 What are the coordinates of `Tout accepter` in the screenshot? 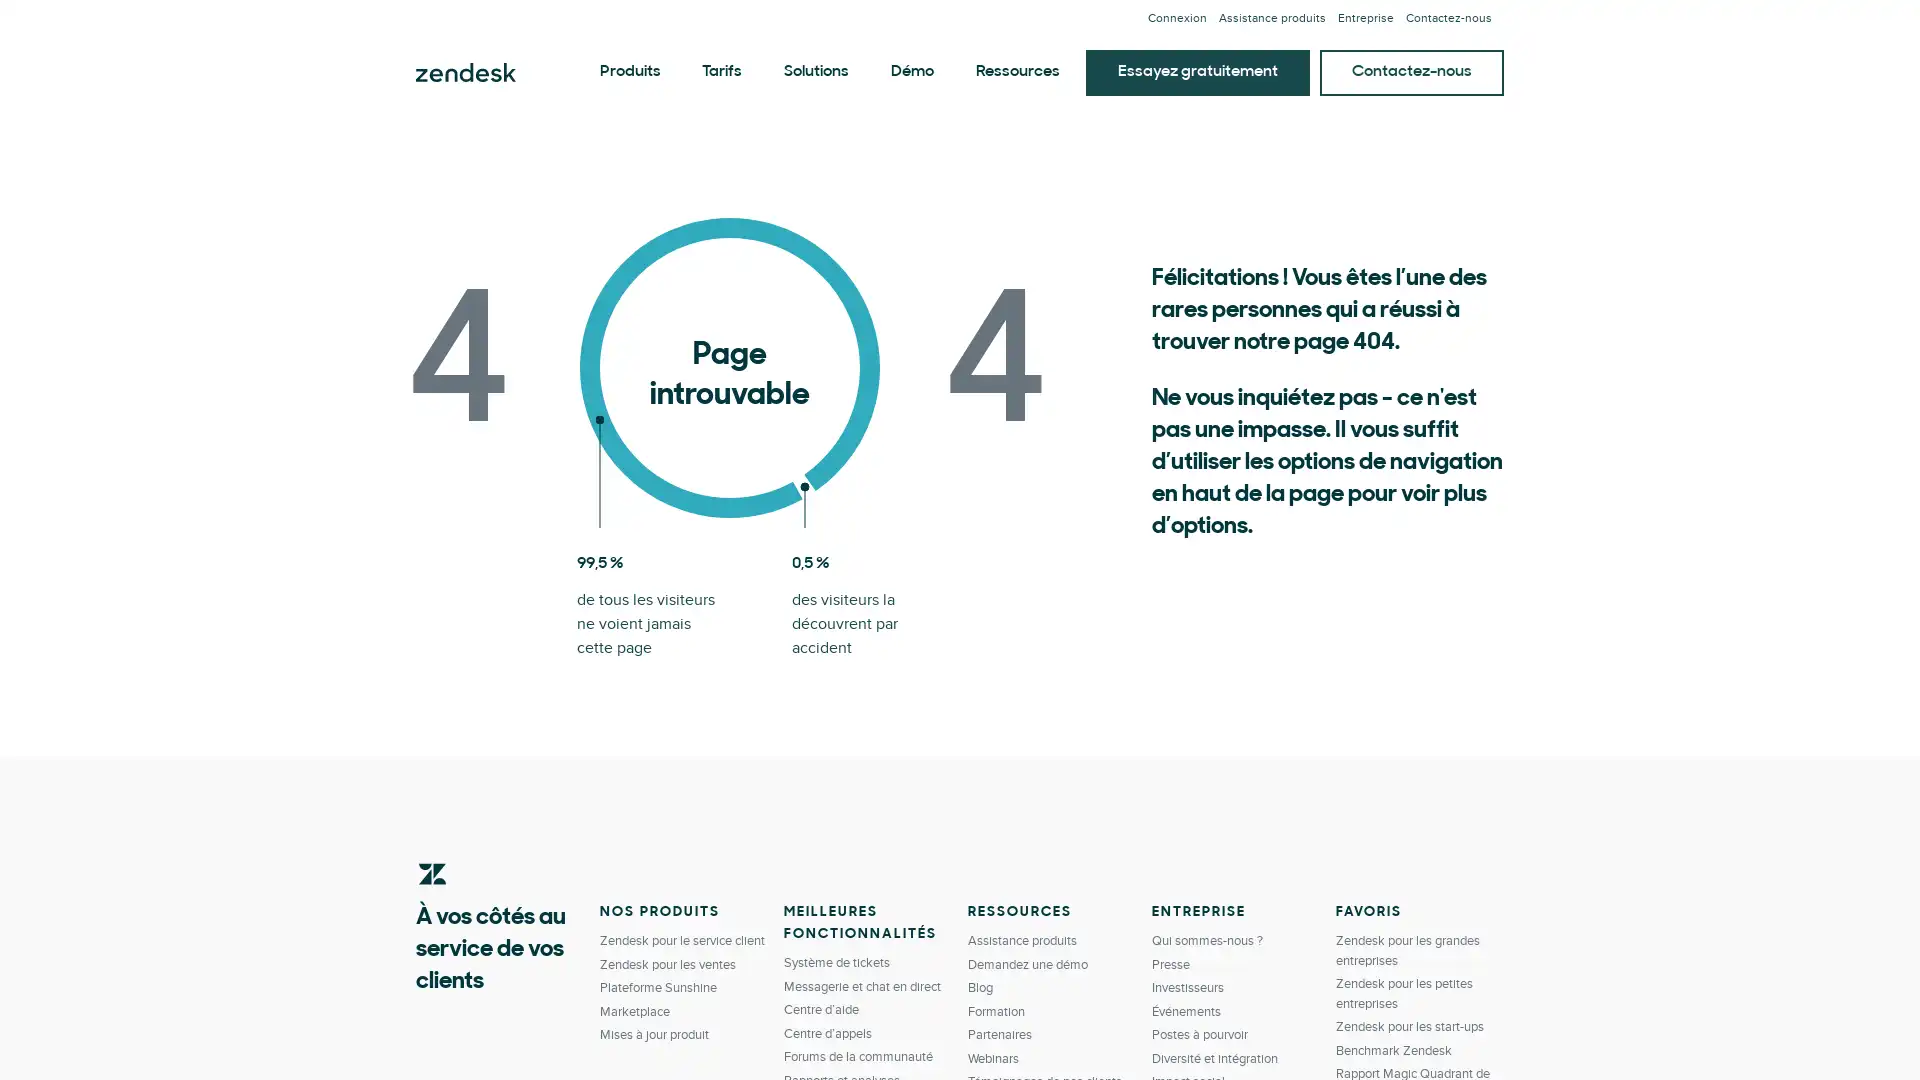 It's located at (1832, 1027).